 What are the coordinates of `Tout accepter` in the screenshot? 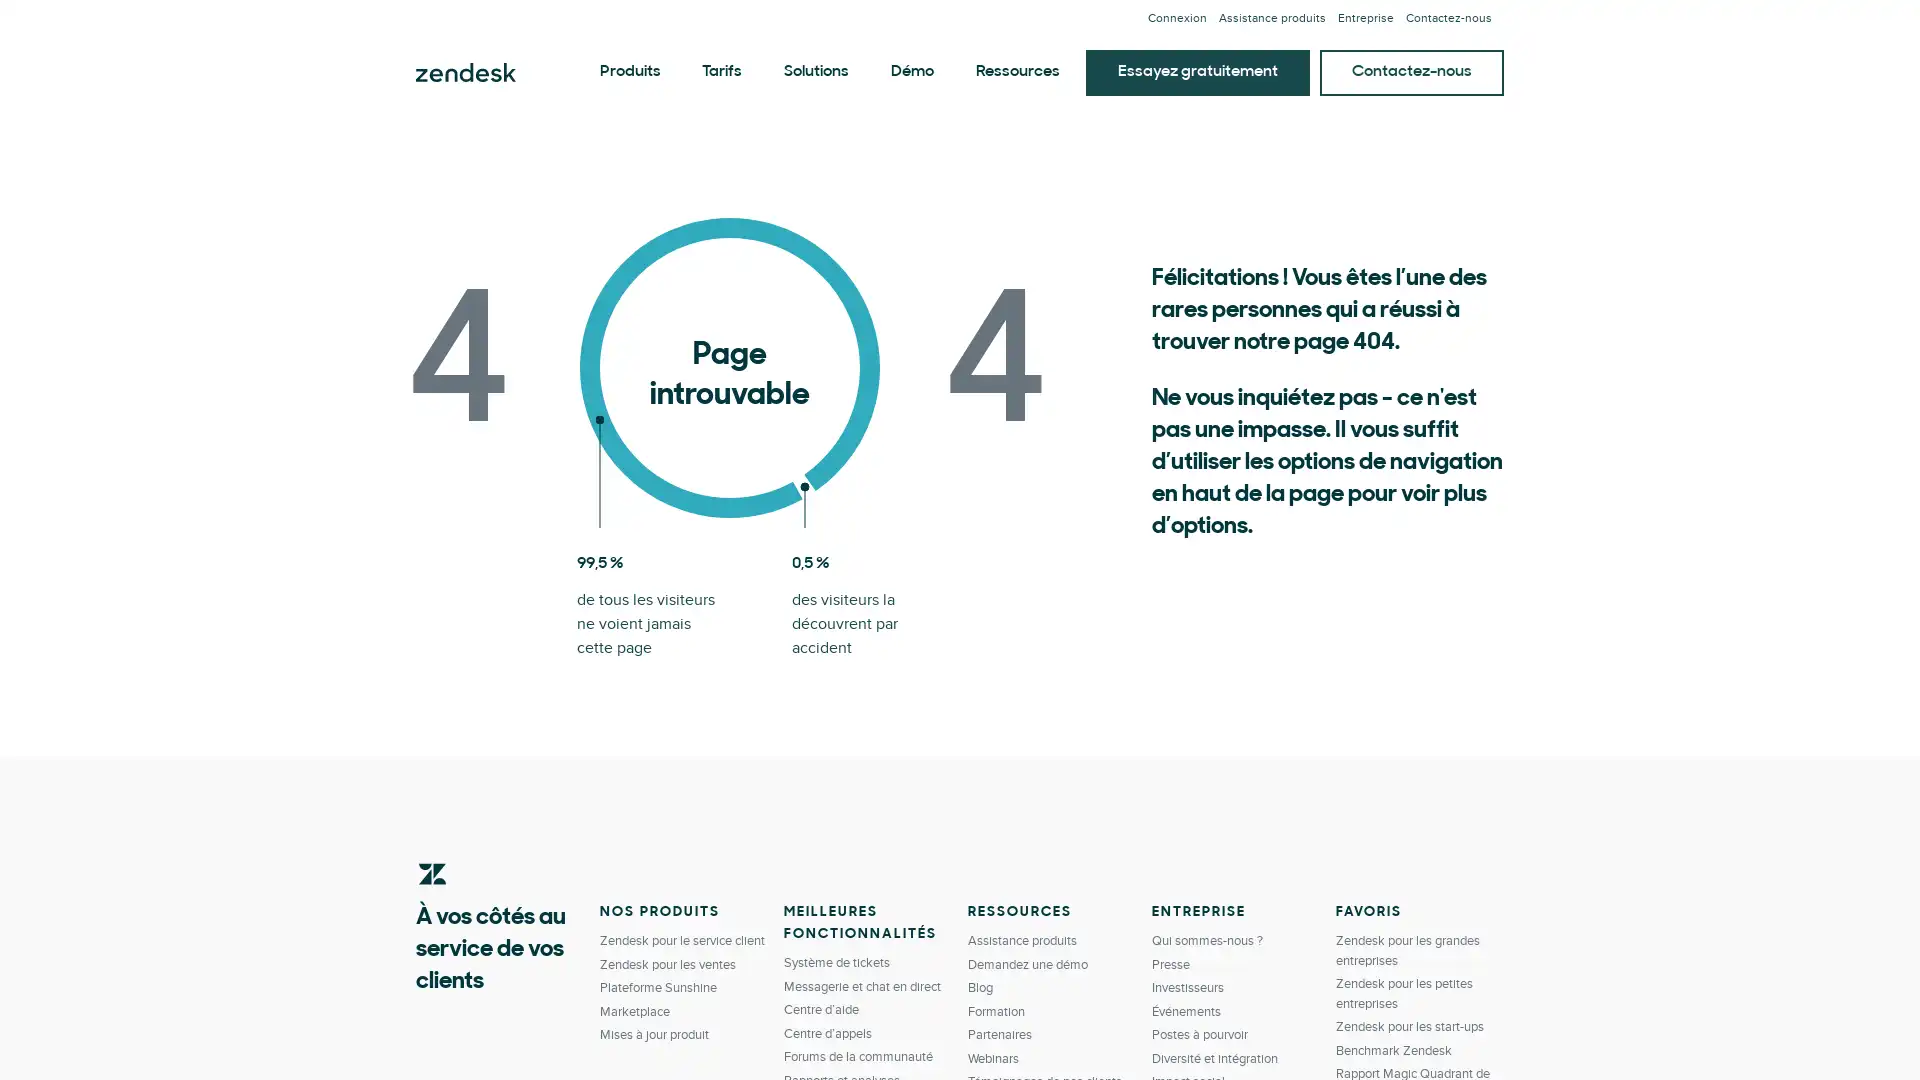 It's located at (1832, 1027).